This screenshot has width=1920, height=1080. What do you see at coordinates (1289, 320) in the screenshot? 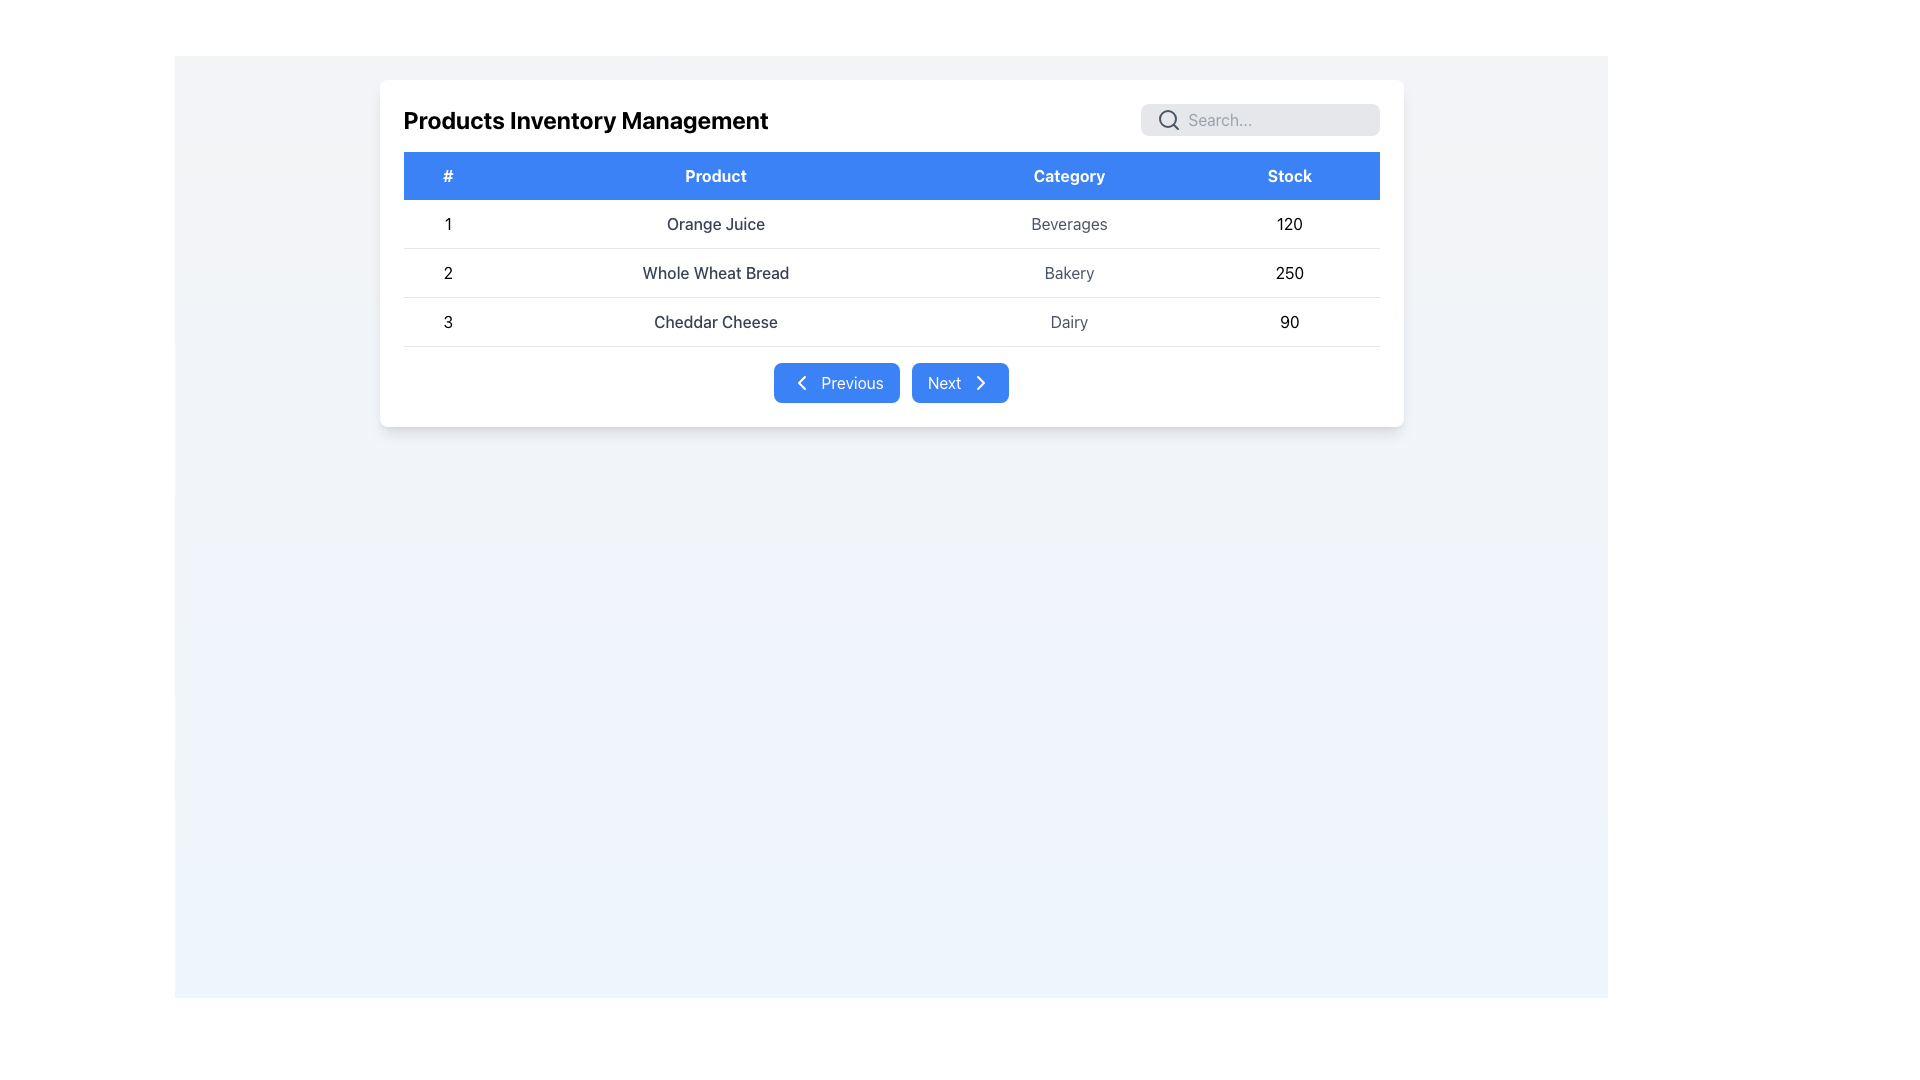
I see `the Text Display element that shows the stock quantity of 'Cheddar Cheese' located in the 'Stock' column of the last row of the table` at bounding box center [1289, 320].